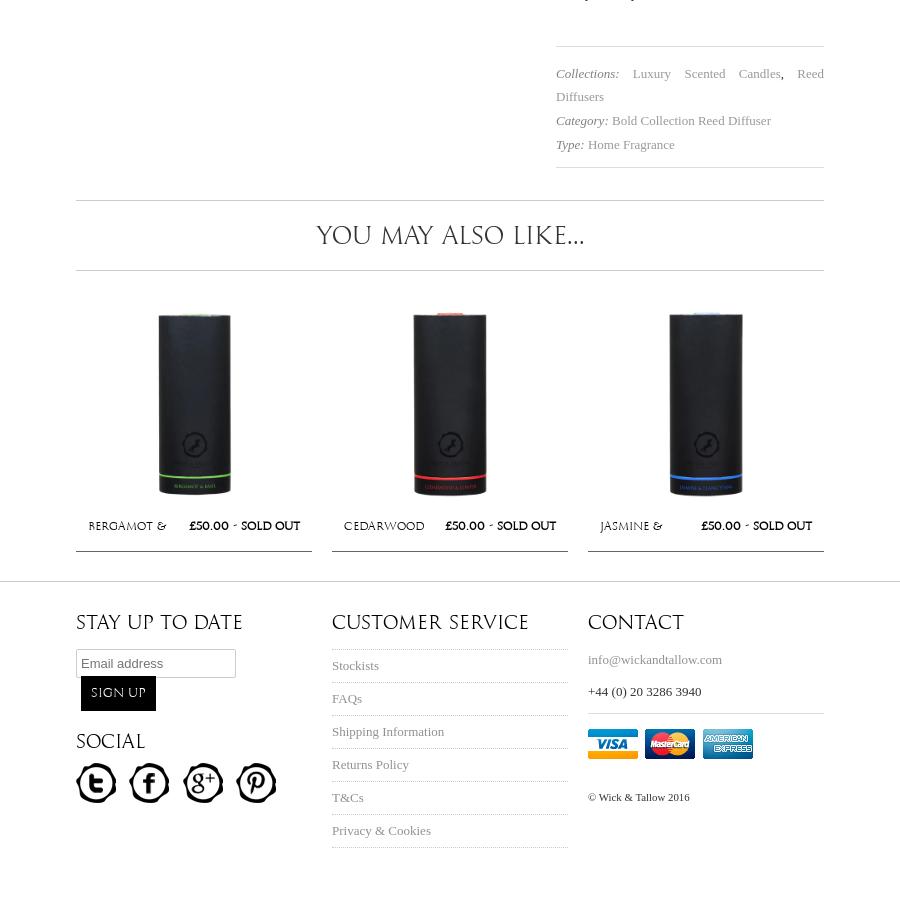 Image resolution: width=900 pixels, height=897 pixels. Describe the element at coordinates (695, 119) in the screenshot. I see `'Reed Diffuser'` at that location.